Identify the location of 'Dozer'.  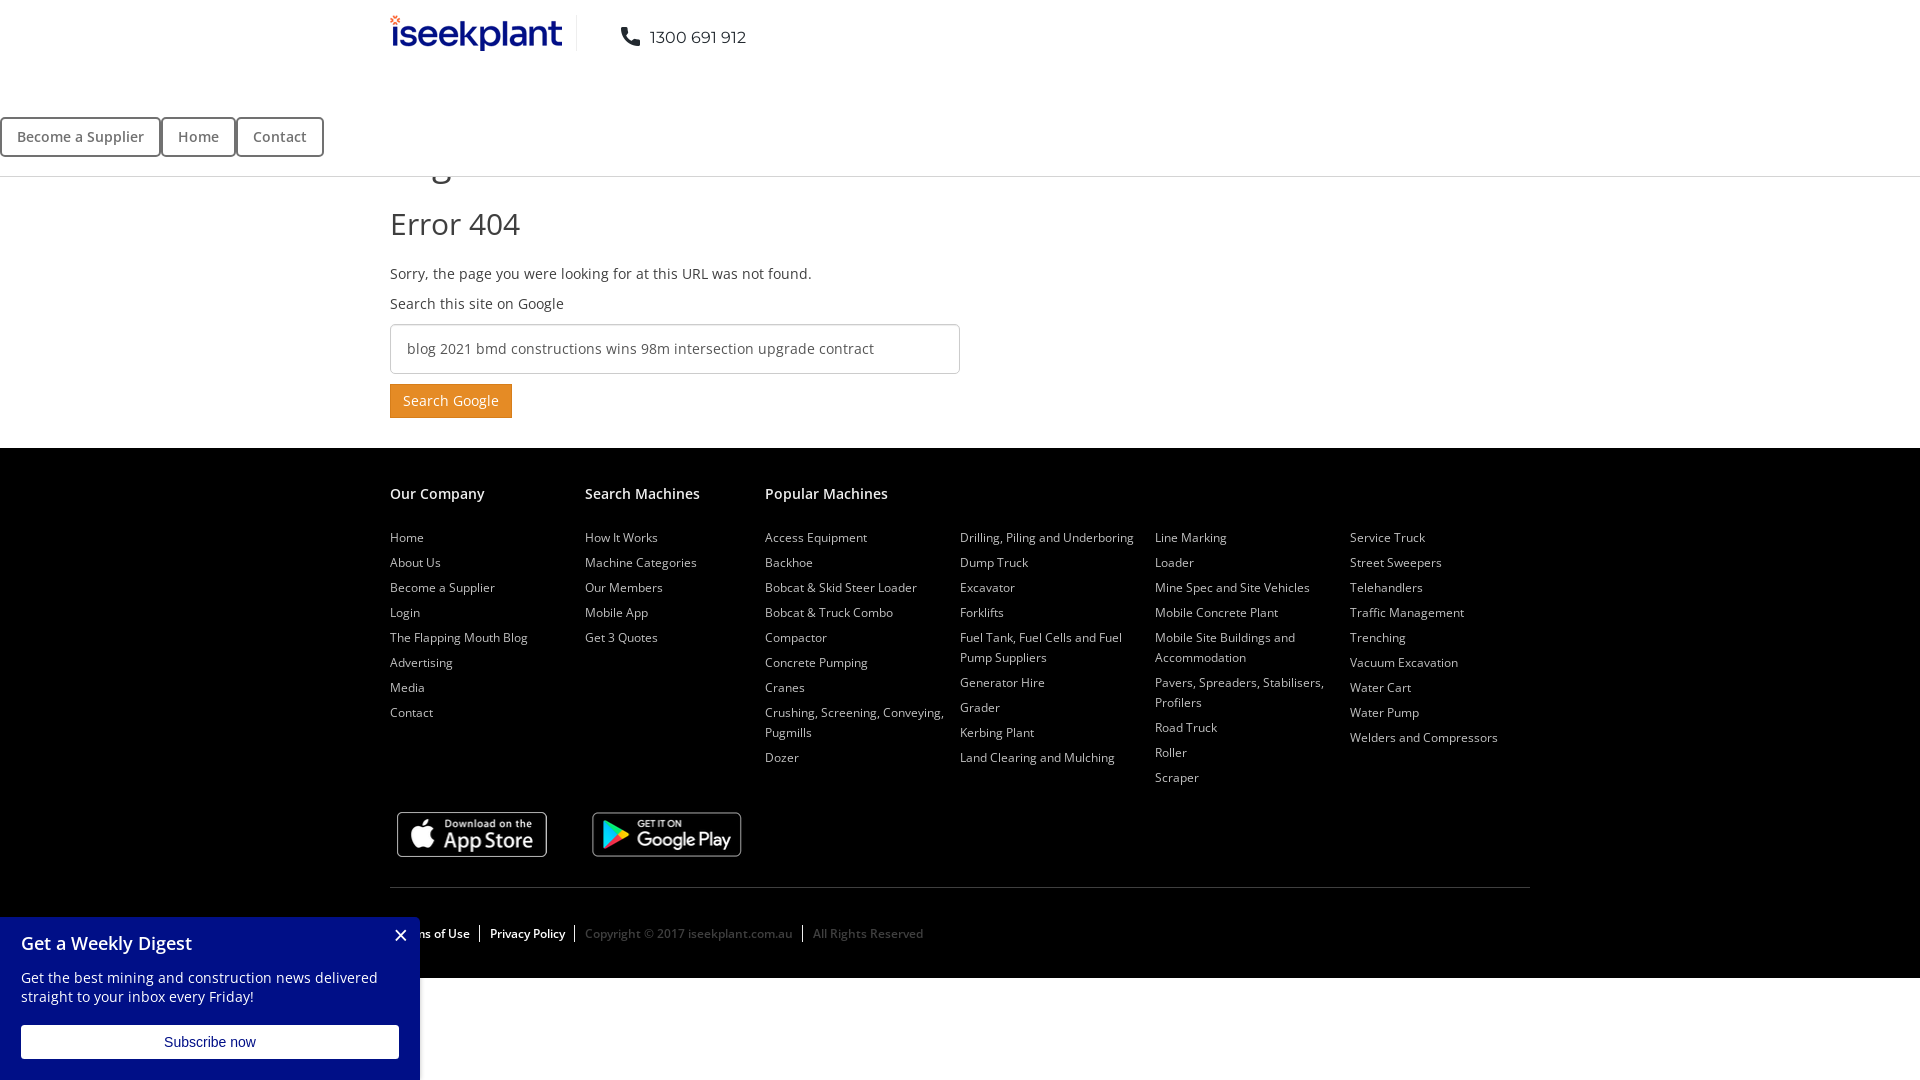
(763, 757).